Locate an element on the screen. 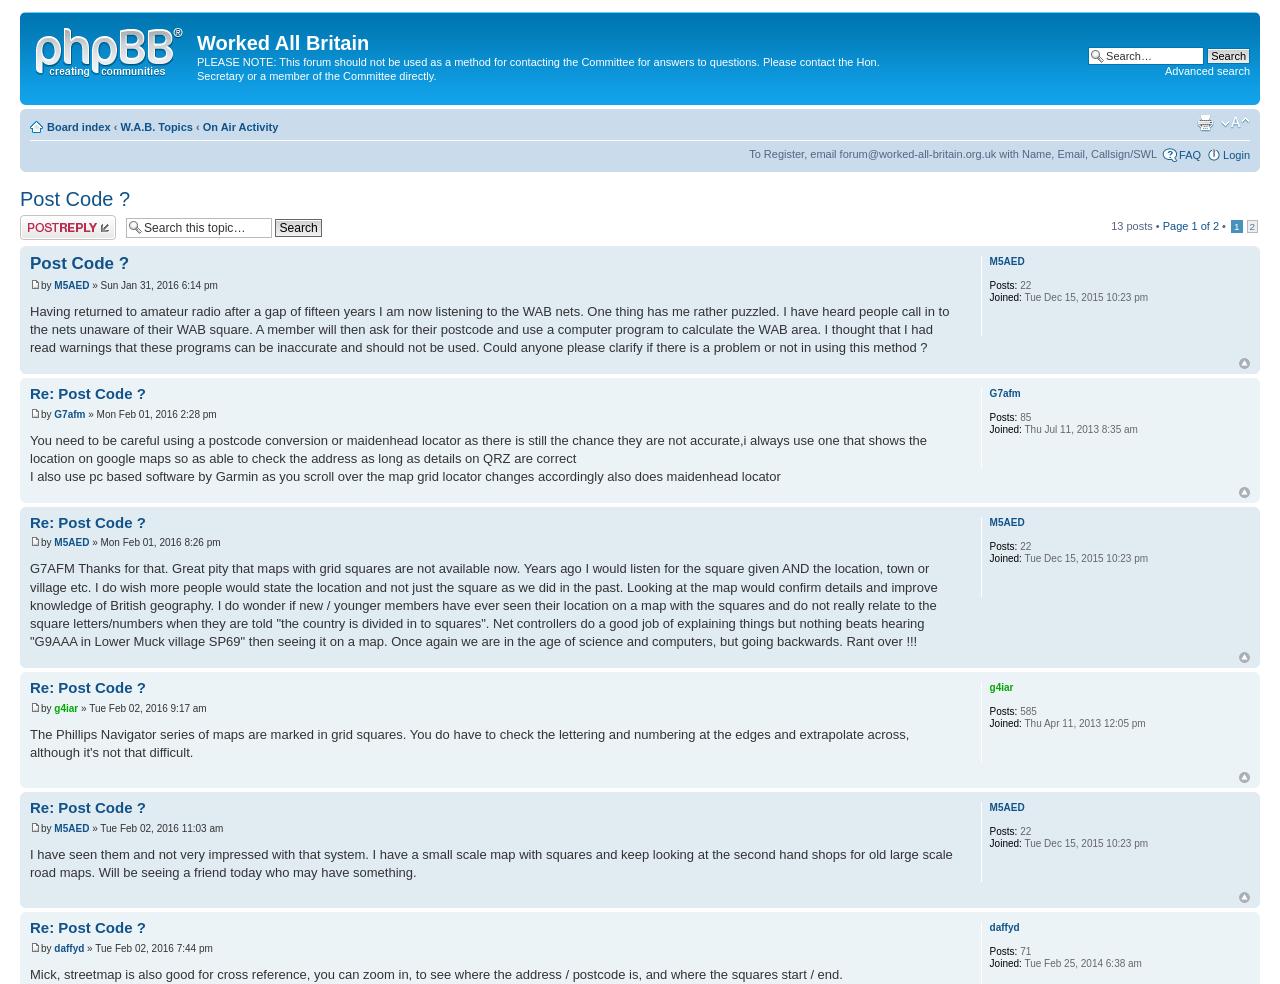 The image size is (1280, 984). 'PLEASE NOTE: This forum should not be used as a method for contacting the Committee for answers to questions. Please contact the Hon. Secretary or a member of the Committee directly.' is located at coordinates (537, 67).